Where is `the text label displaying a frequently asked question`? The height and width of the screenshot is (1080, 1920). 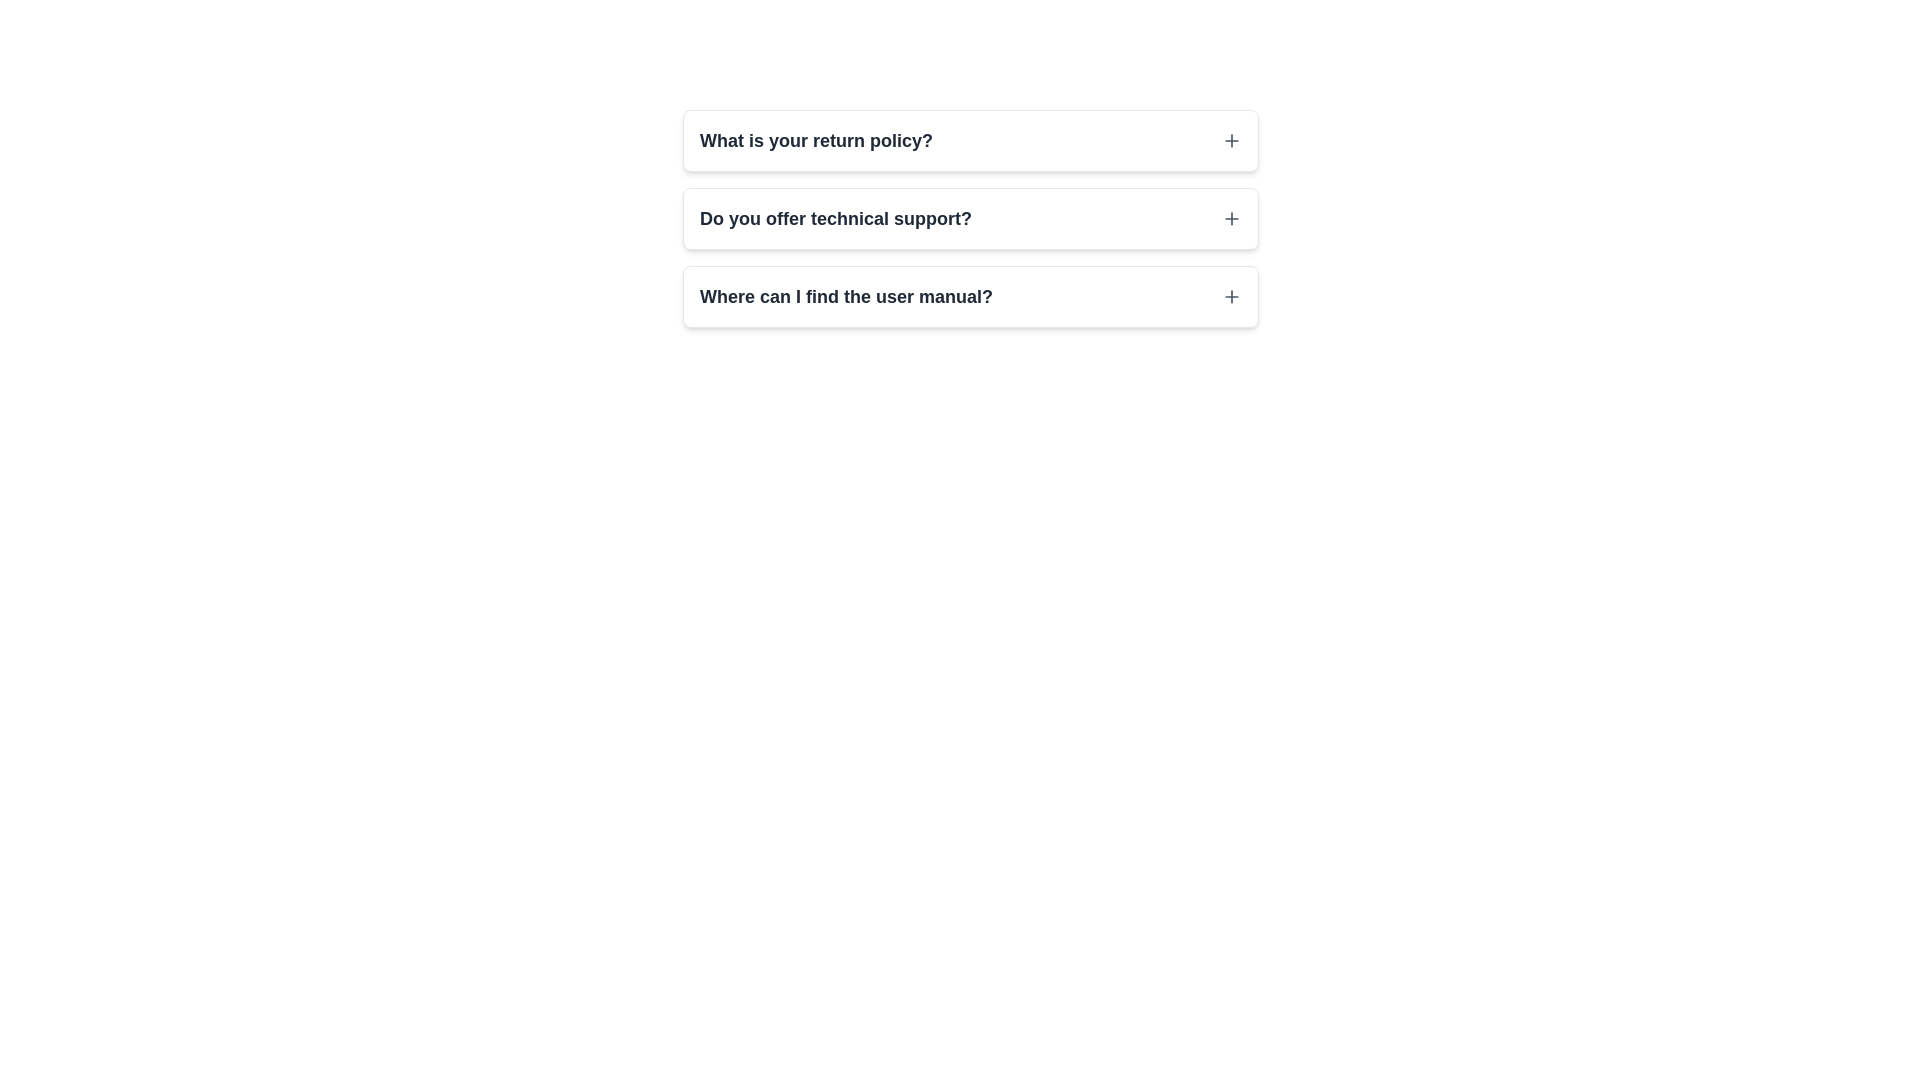
the text label displaying a frequently asked question is located at coordinates (835, 219).